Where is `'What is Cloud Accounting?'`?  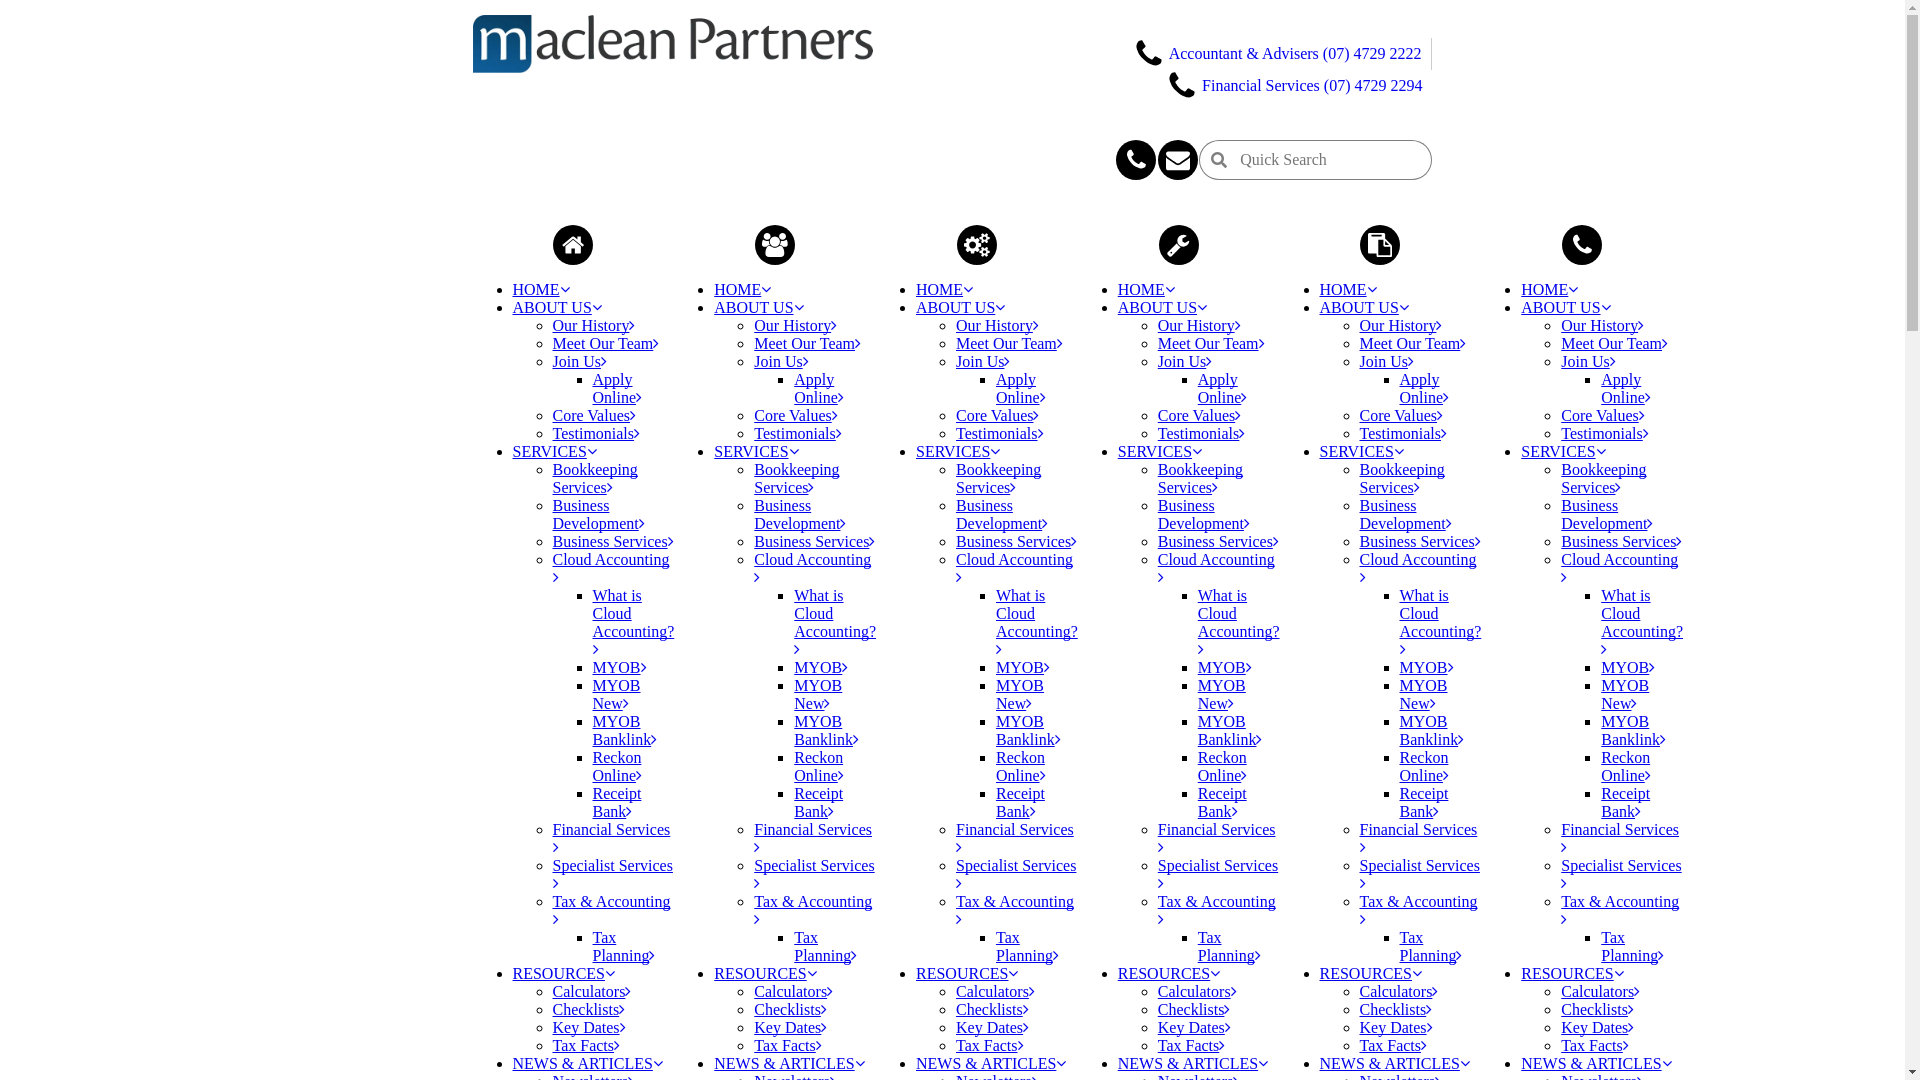
'What is Cloud Accounting?' is located at coordinates (1641, 621).